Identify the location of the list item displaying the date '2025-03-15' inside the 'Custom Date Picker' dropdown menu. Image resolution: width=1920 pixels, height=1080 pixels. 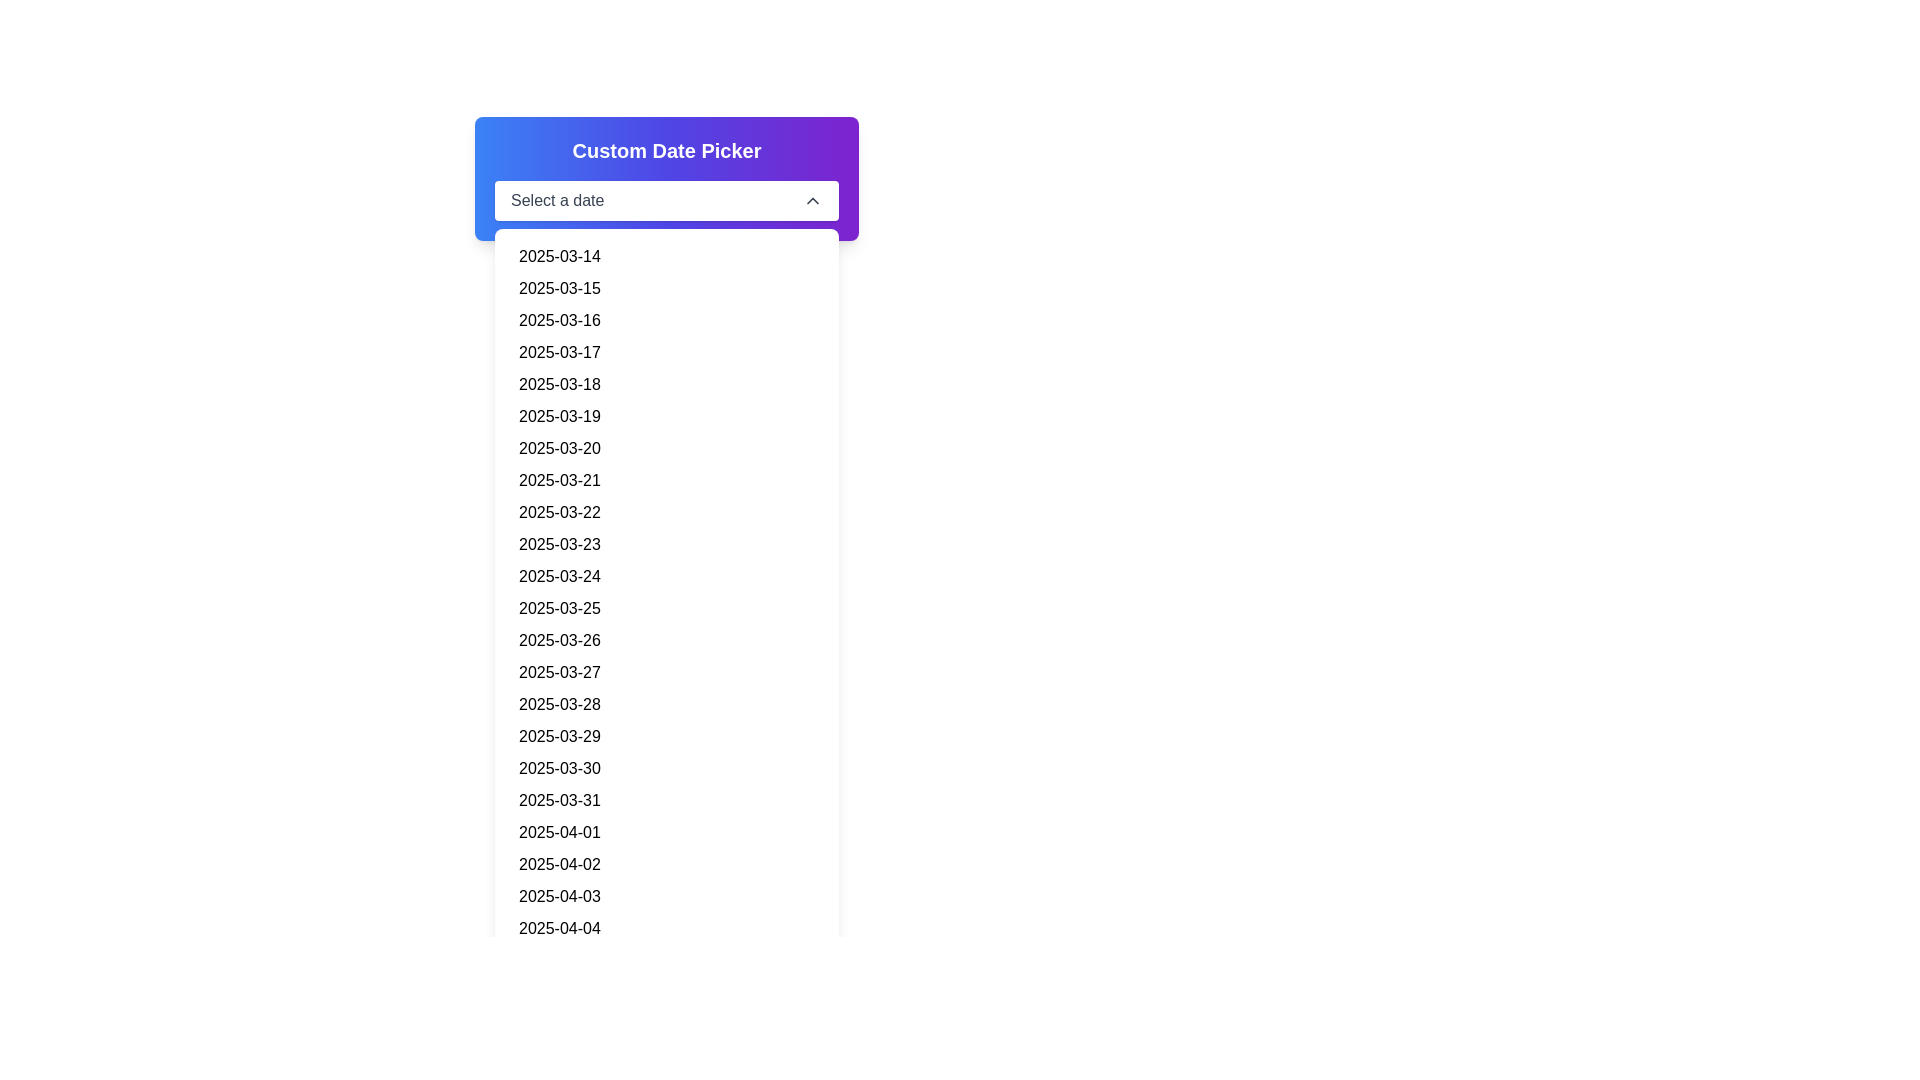
(667, 289).